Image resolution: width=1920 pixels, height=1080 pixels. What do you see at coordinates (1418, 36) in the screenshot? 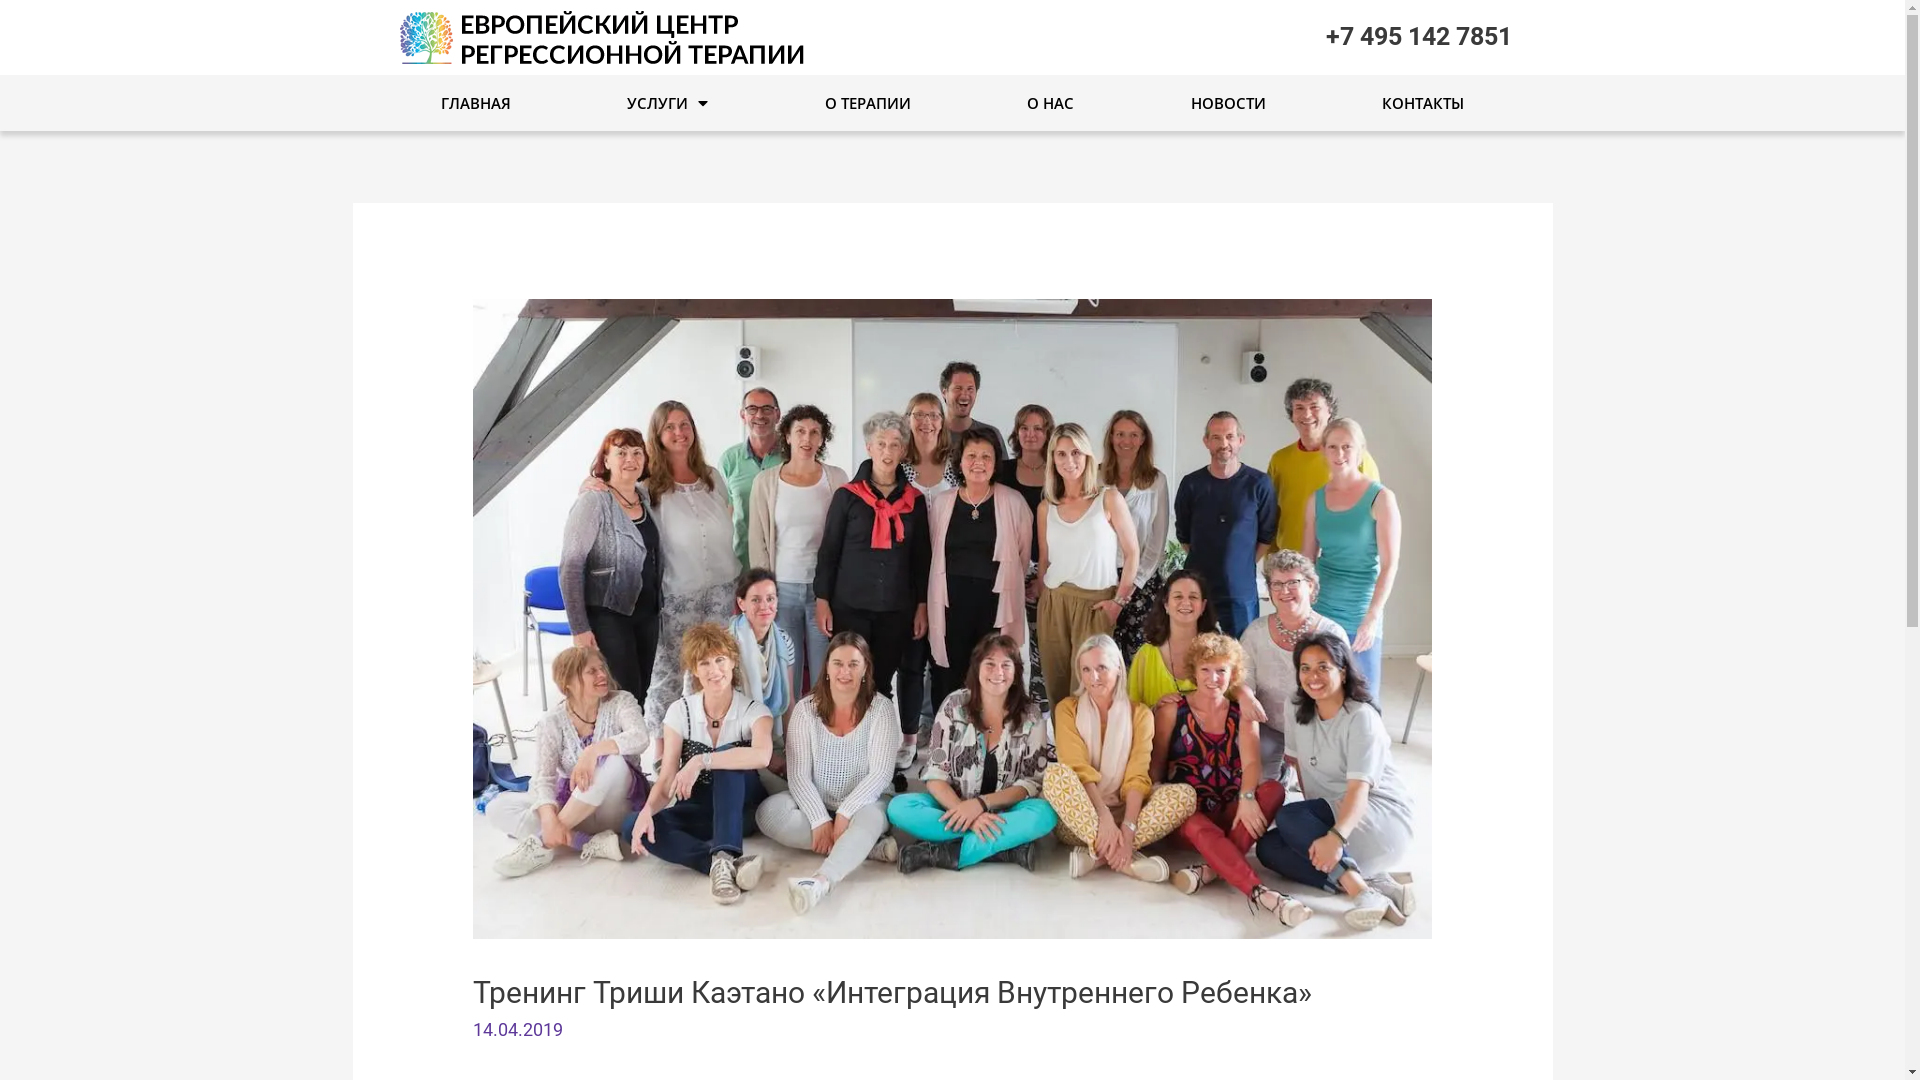
I see `'+7 495 142 7851'` at bounding box center [1418, 36].